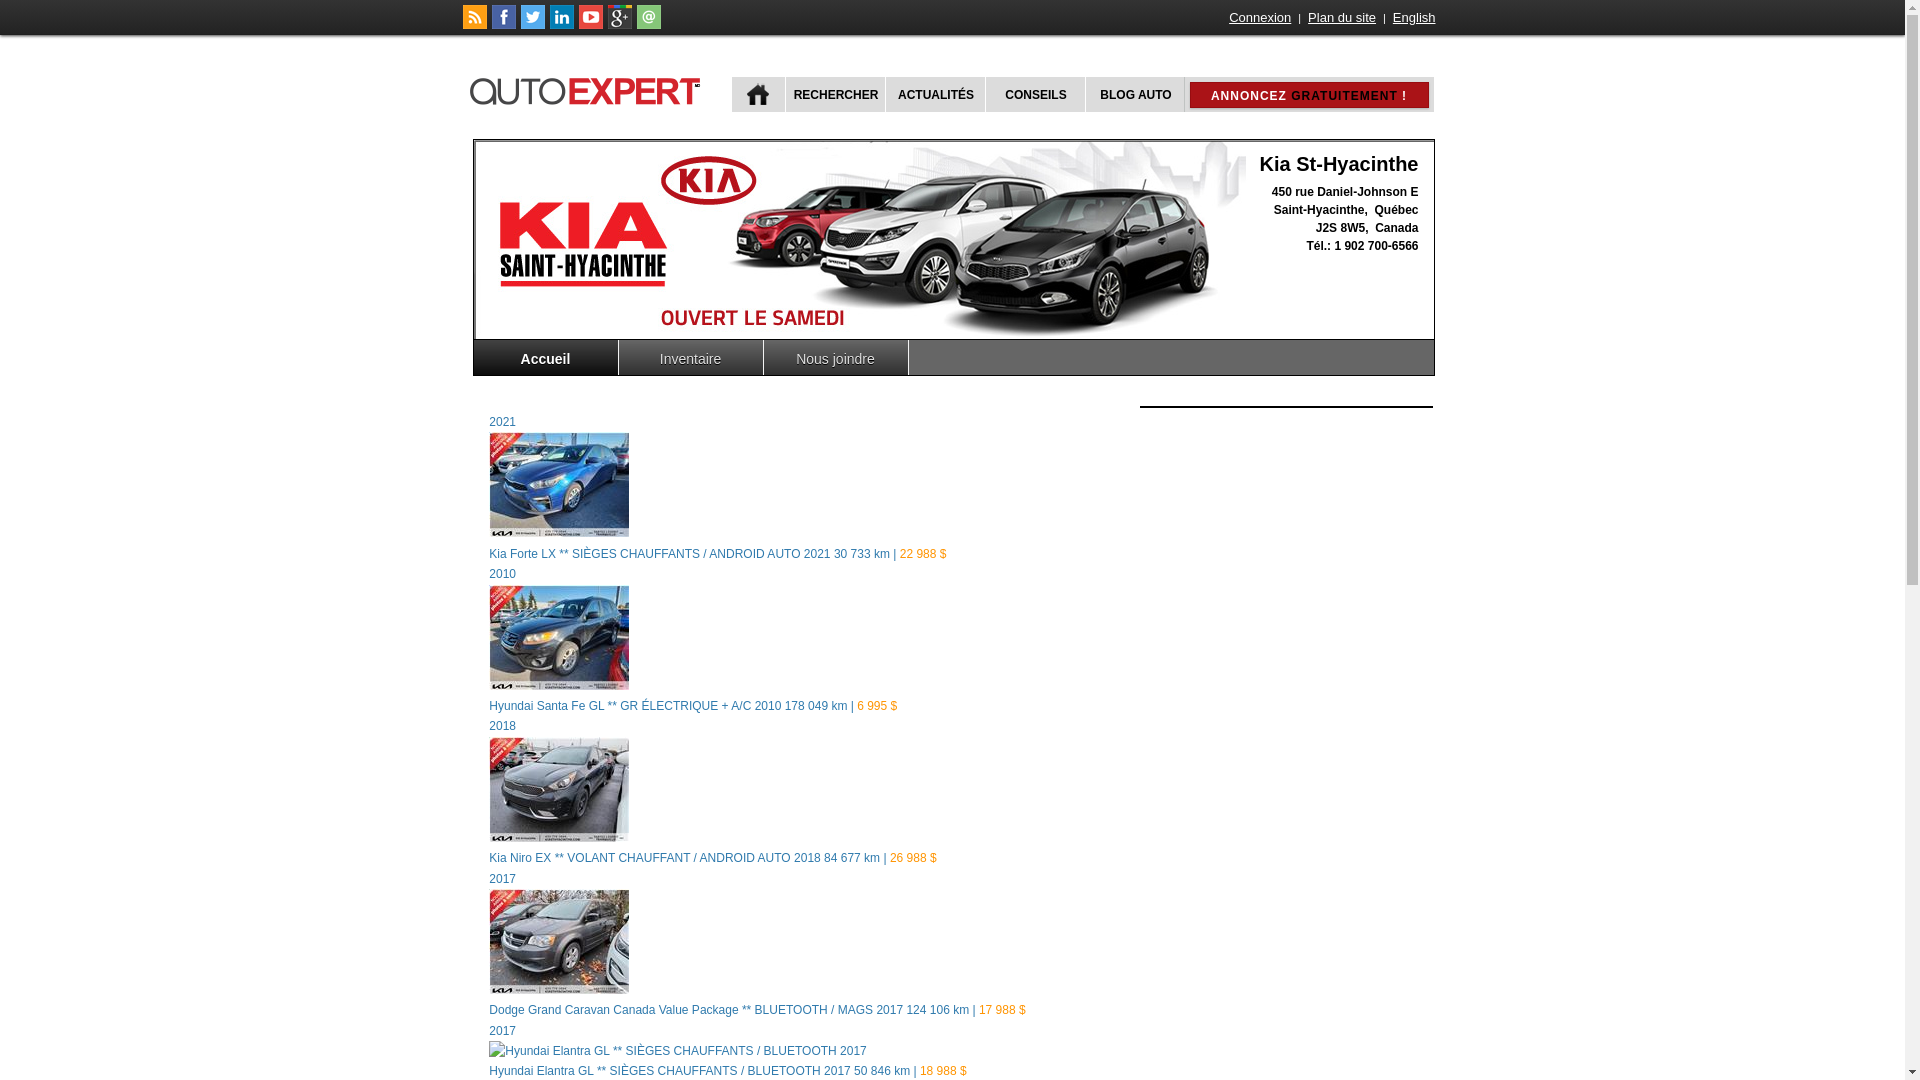 This screenshot has height=1080, width=1920. I want to click on 'Joindre autoExpert.ca', so click(648, 24).